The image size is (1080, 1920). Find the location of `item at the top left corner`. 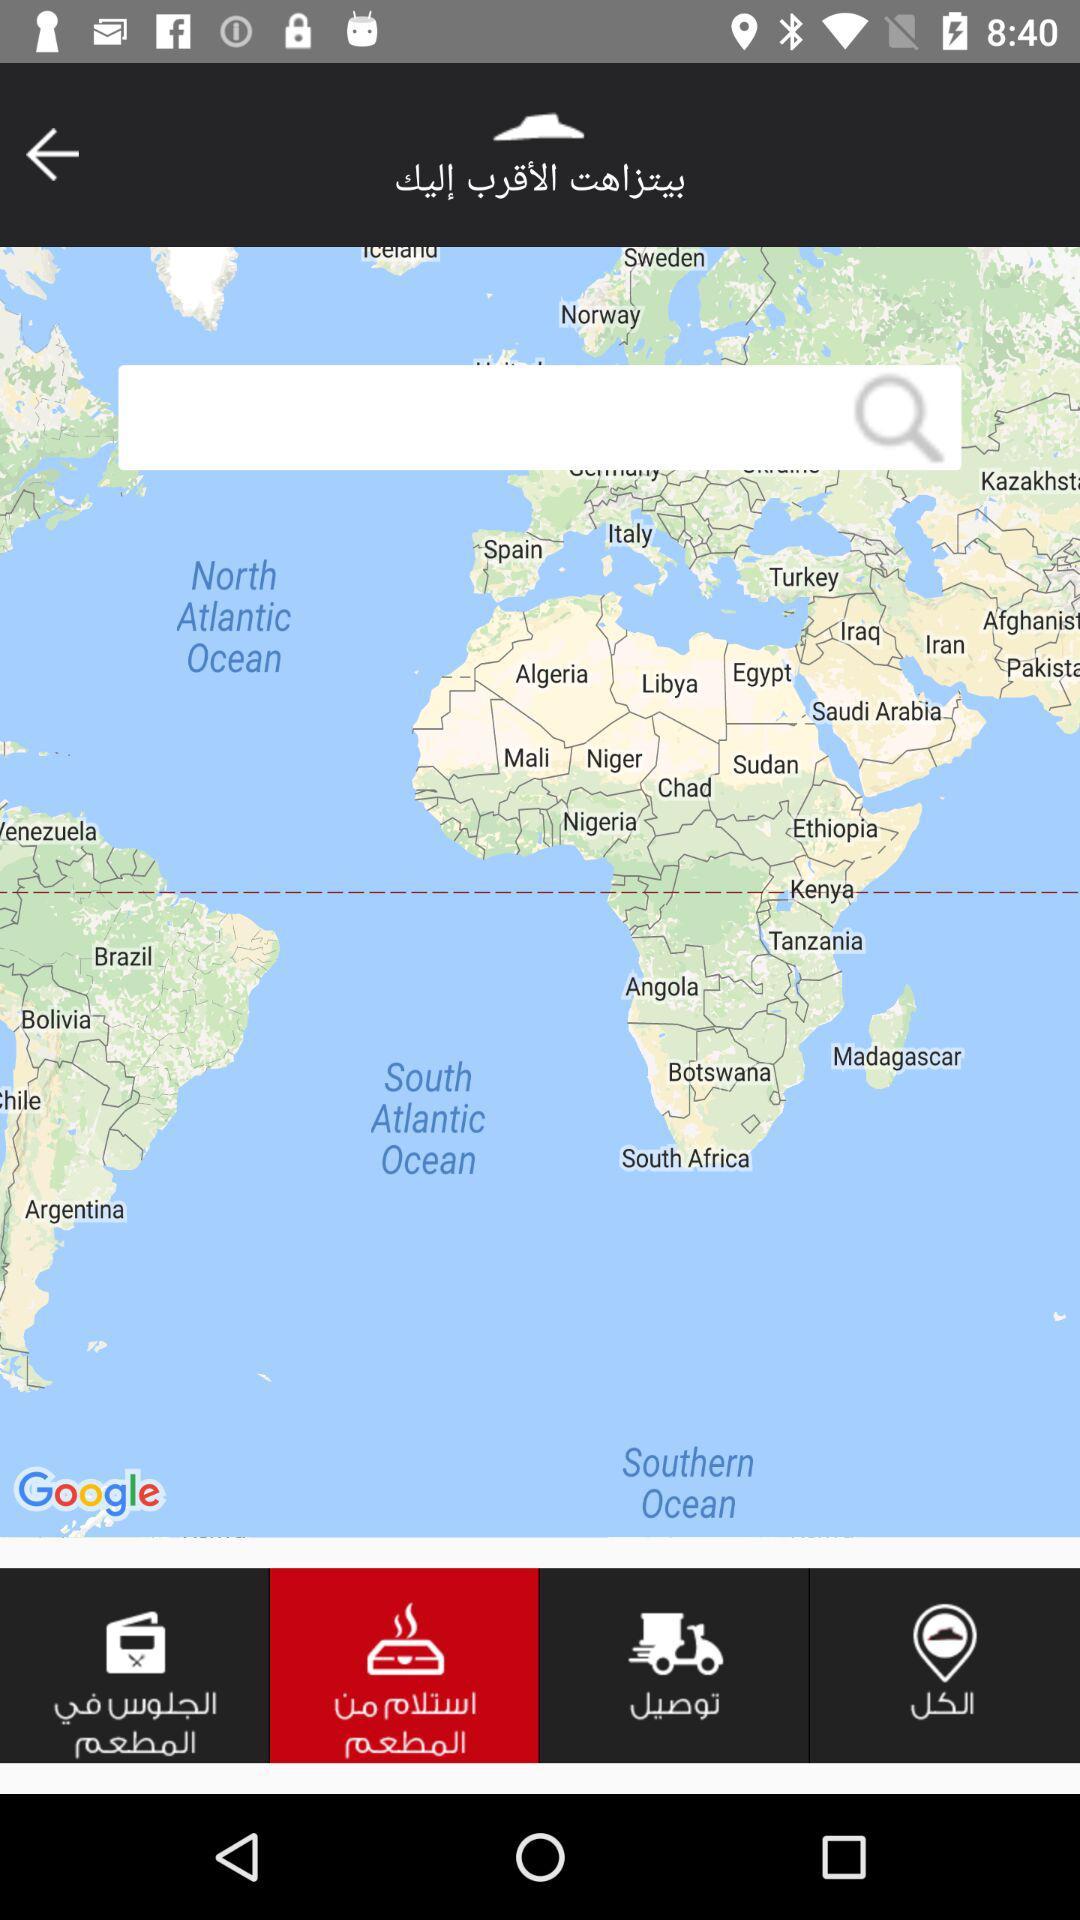

item at the top left corner is located at coordinates (51, 153).